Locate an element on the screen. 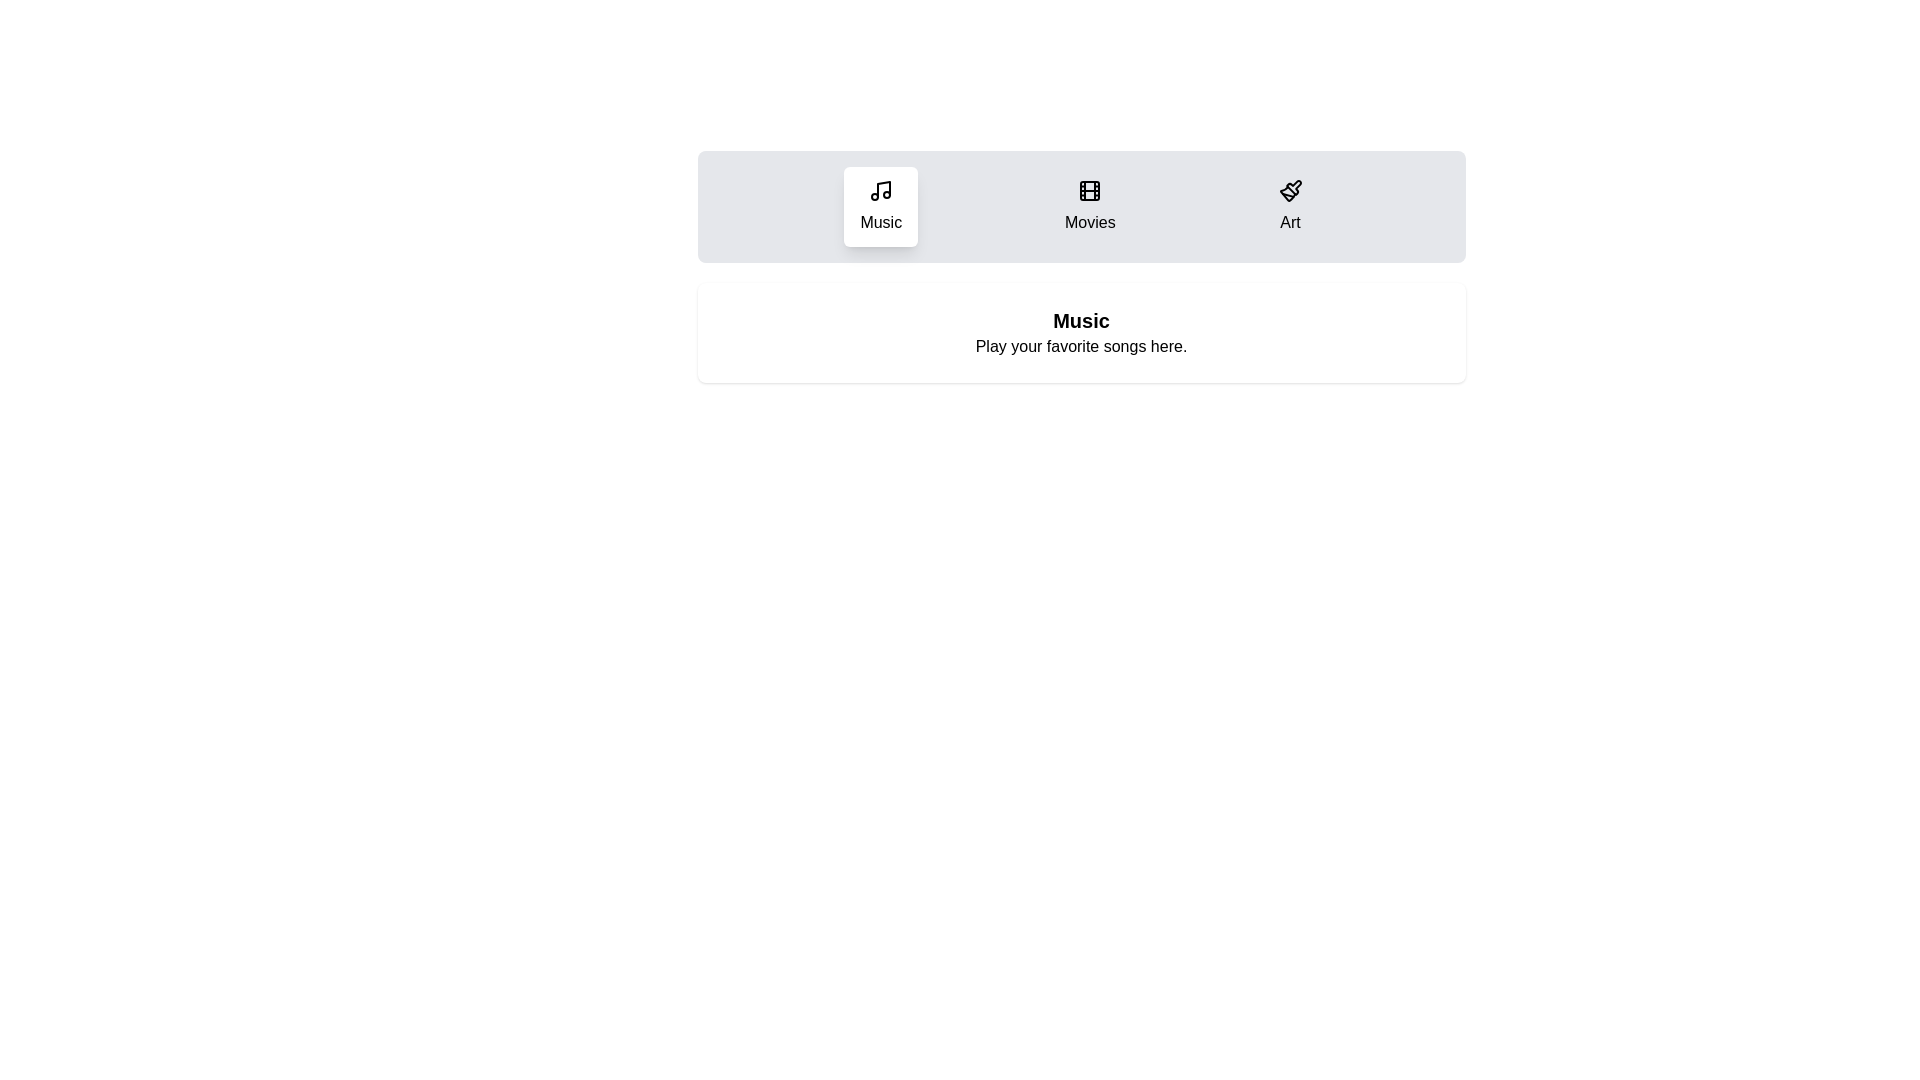  the Art tab to observe its hover effect is located at coordinates (1290, 207).